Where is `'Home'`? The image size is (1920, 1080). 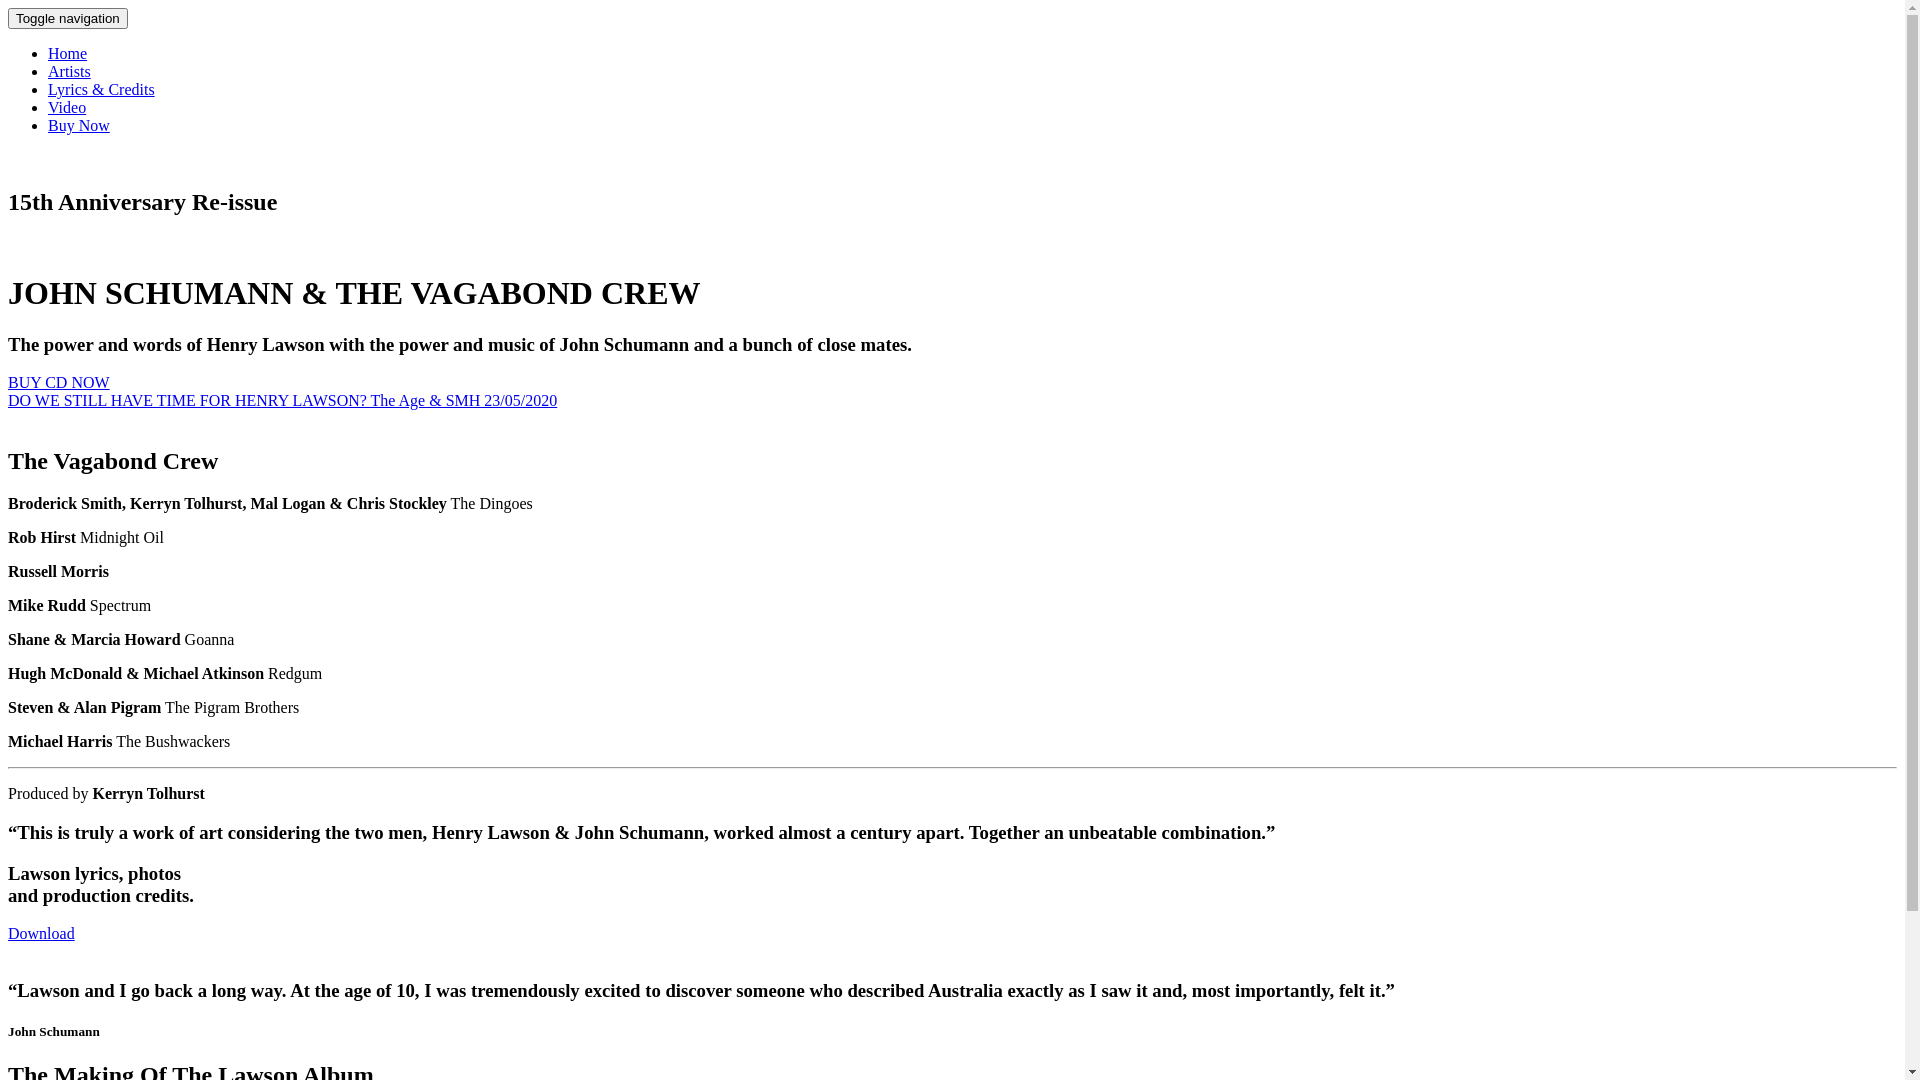 'Home' is located at coordinates (67, 52).